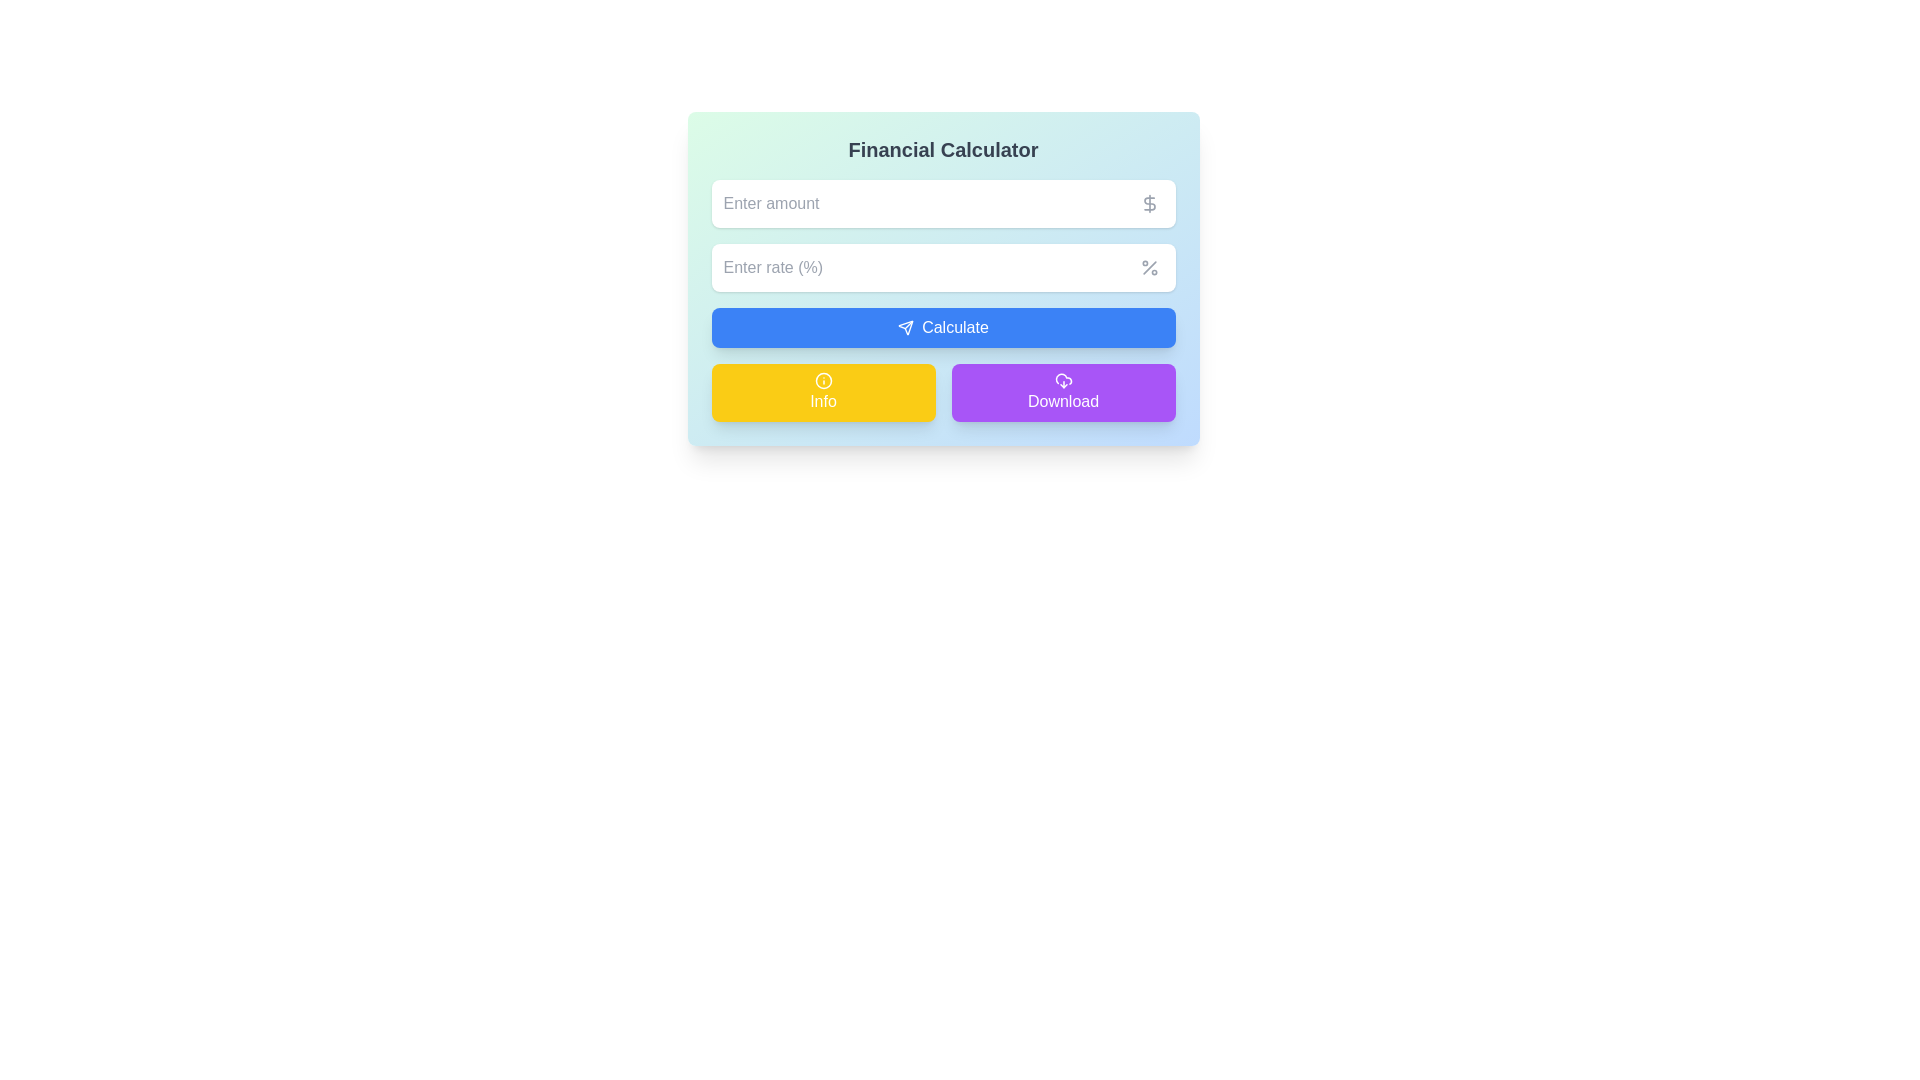 This screenshot has width=1920, height=1080. Describe the element at coordinates (823, 393) in the screenshot. I see `the yellow rectangular button with rounded corners labeled 'Info', located below the 'Calculate' button and left of the 'Download' button to invoke an action` at that location.